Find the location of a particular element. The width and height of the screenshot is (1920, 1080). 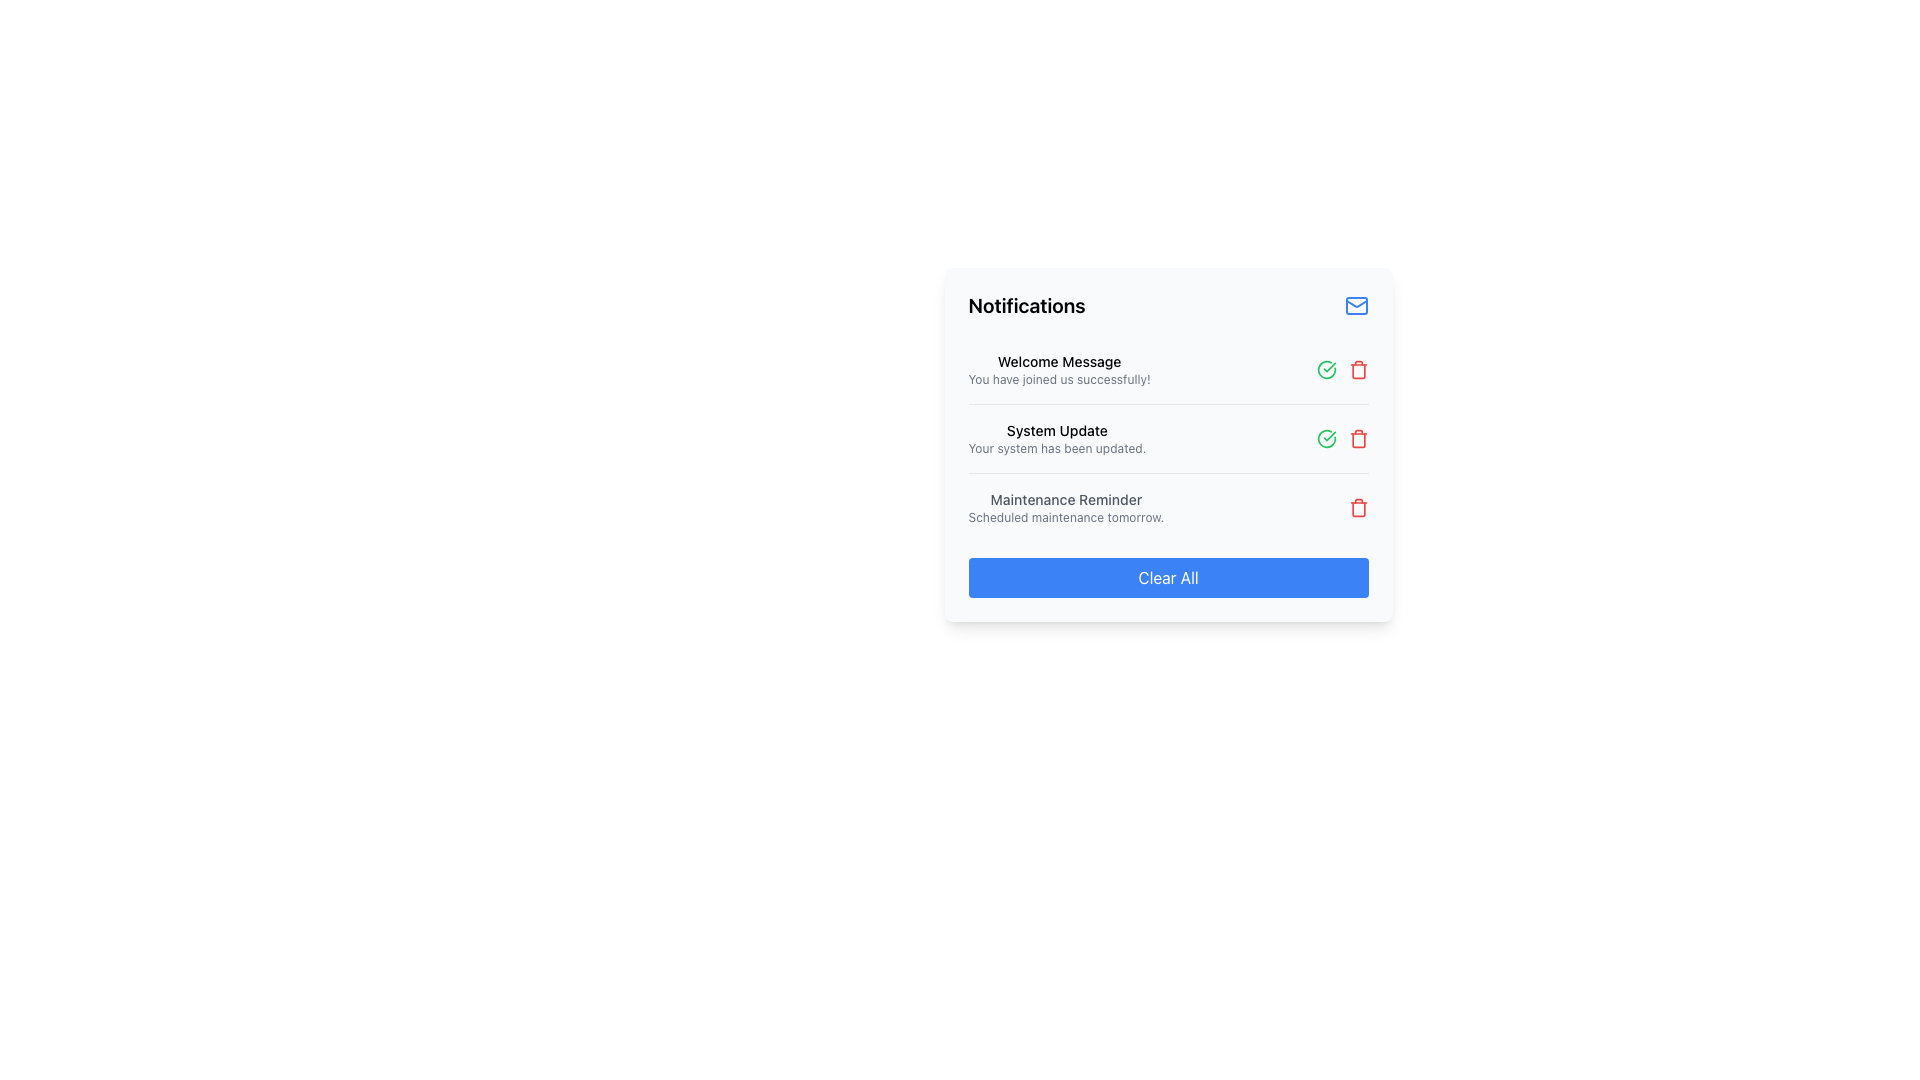

the second notification in the list, which informs the user about a 'System Update' and confirms that the system has been updated is located at coordinates (1056, 438).